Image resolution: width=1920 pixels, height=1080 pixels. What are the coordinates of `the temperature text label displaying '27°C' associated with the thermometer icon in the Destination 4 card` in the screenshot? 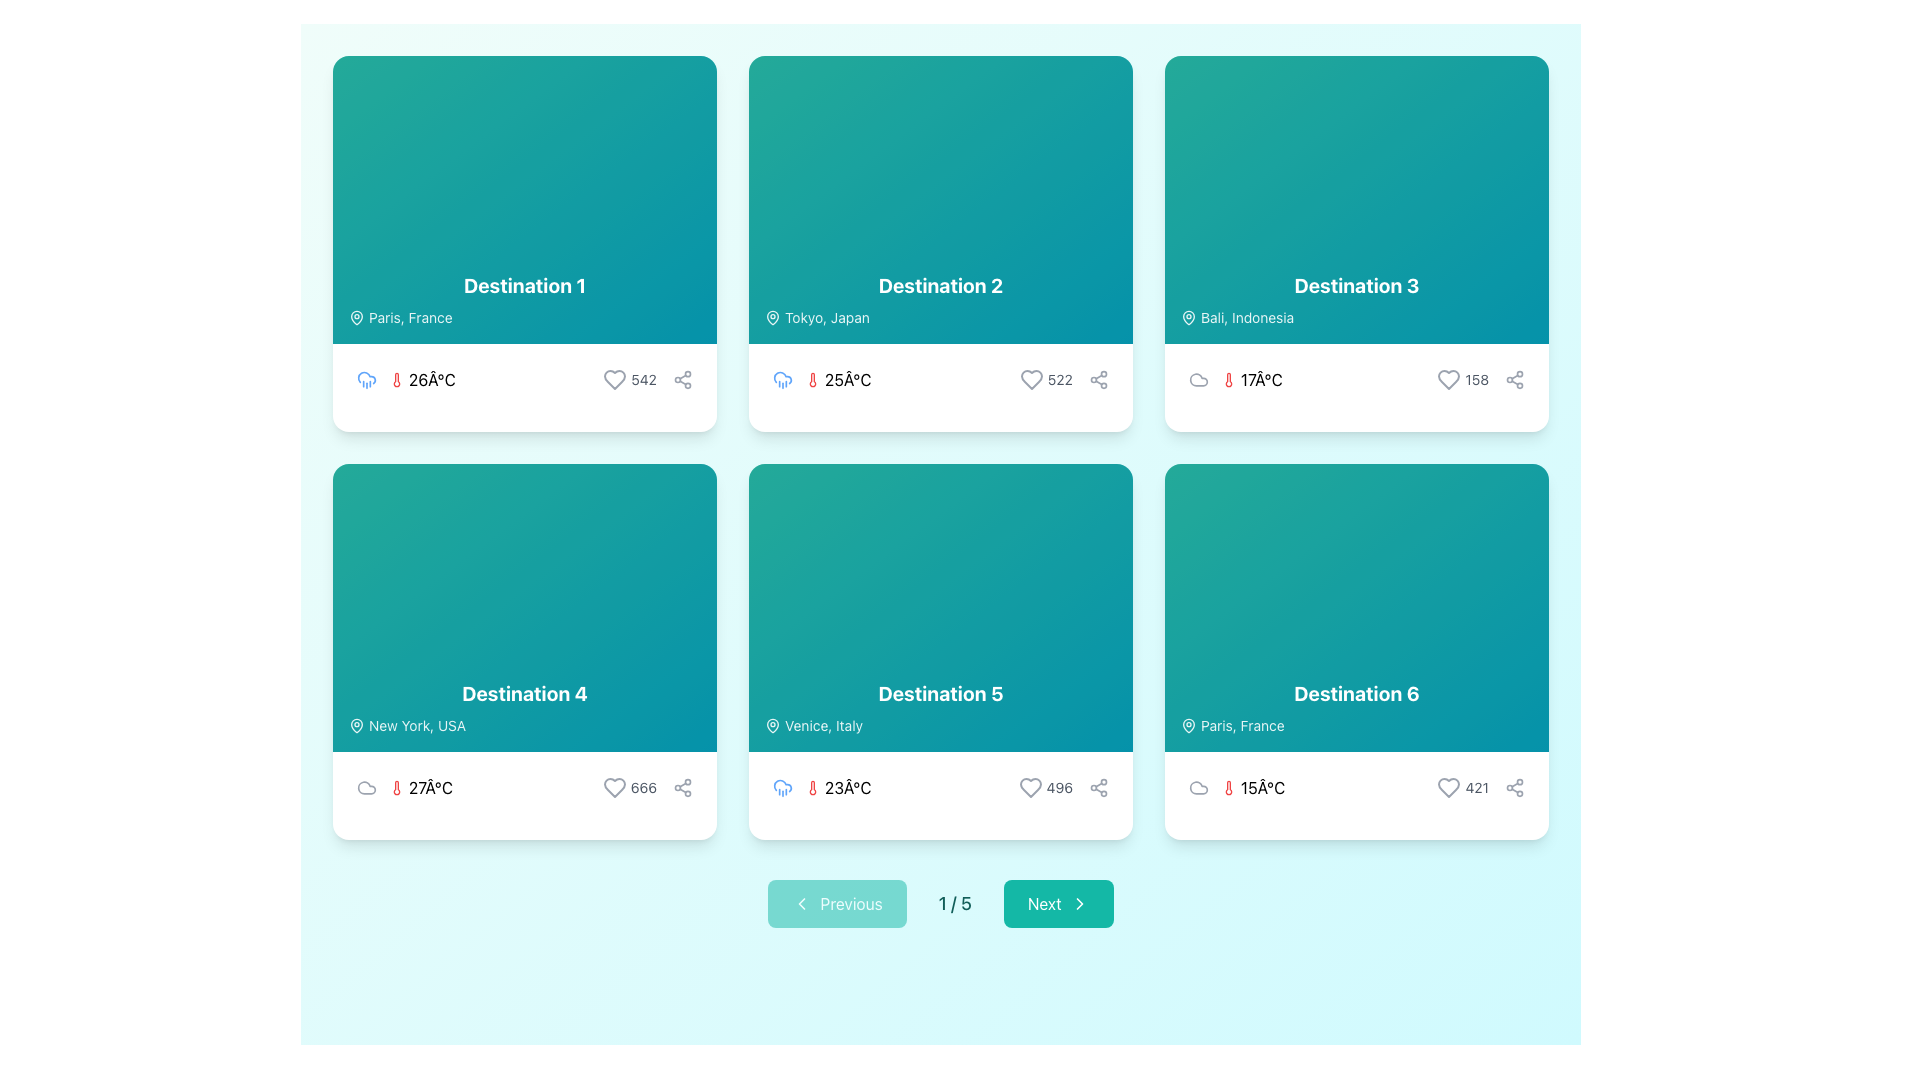 It's located at (430, 786).